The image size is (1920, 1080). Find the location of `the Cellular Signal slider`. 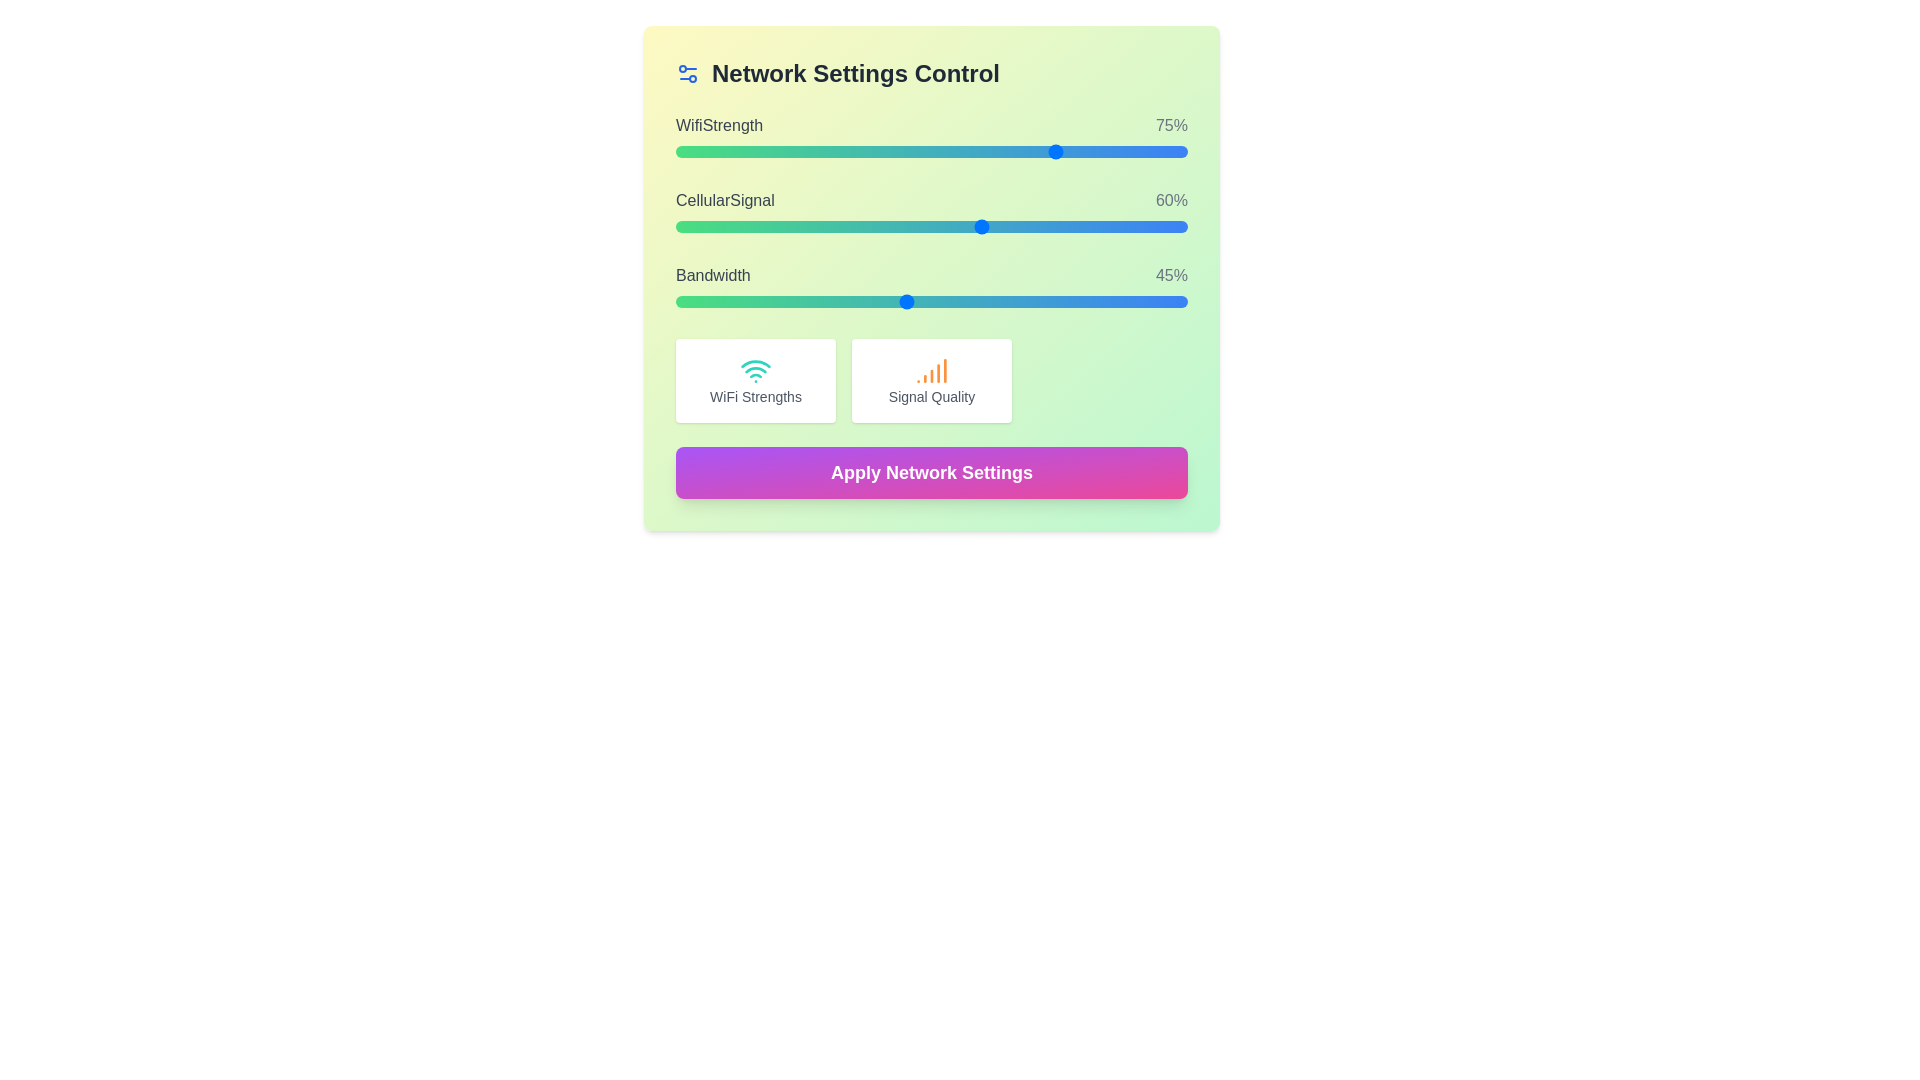

the Cellular Signal slider is located at coordinates (1064, 226).